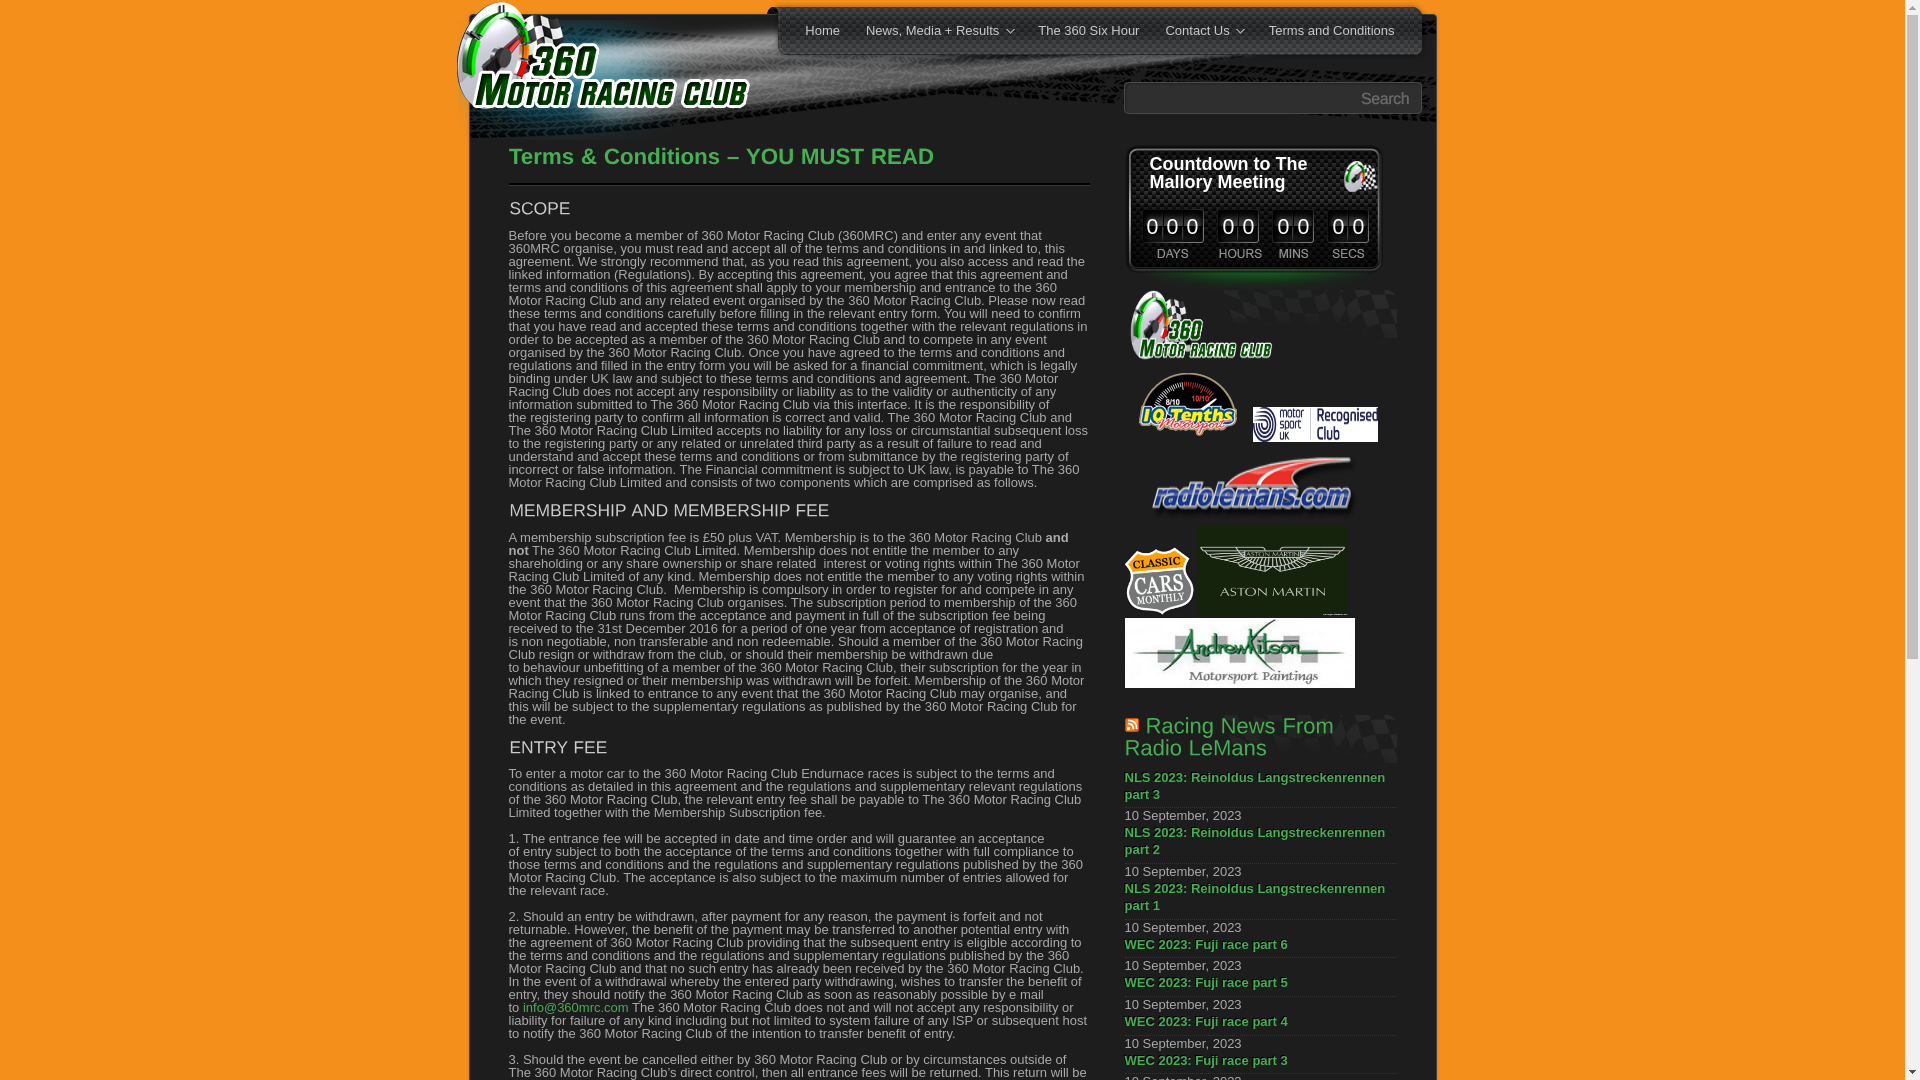  What do you see at coordinates (575, 1007) in the screenshot?
I see `'info@360mrc.com'` at bounding box center [575, 1007].